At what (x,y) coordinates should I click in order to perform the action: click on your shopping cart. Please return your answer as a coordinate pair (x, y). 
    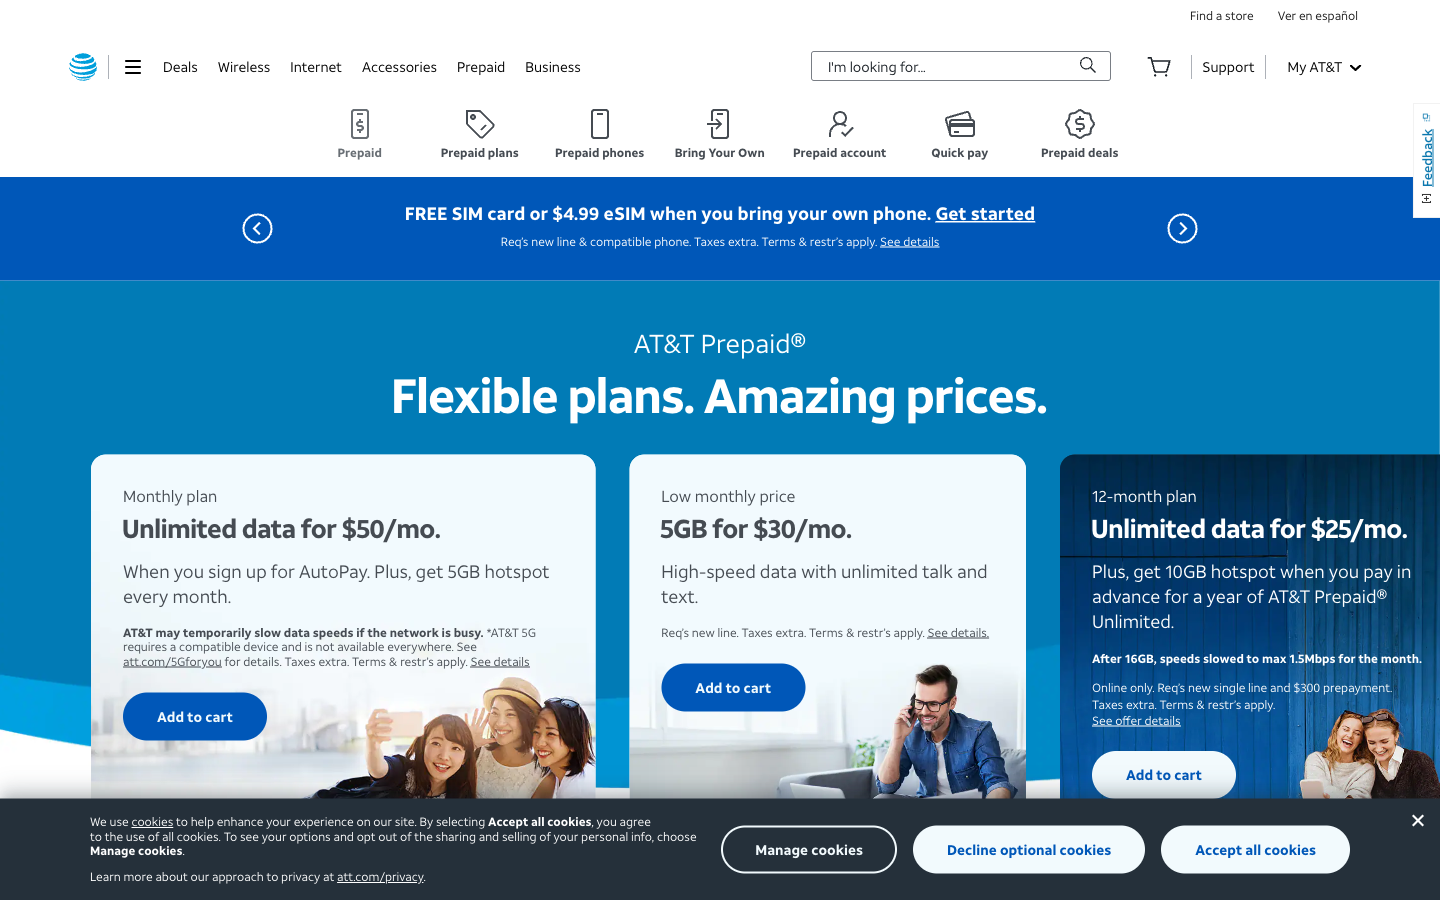
    Looking at the image, I should click on (1159, 65).